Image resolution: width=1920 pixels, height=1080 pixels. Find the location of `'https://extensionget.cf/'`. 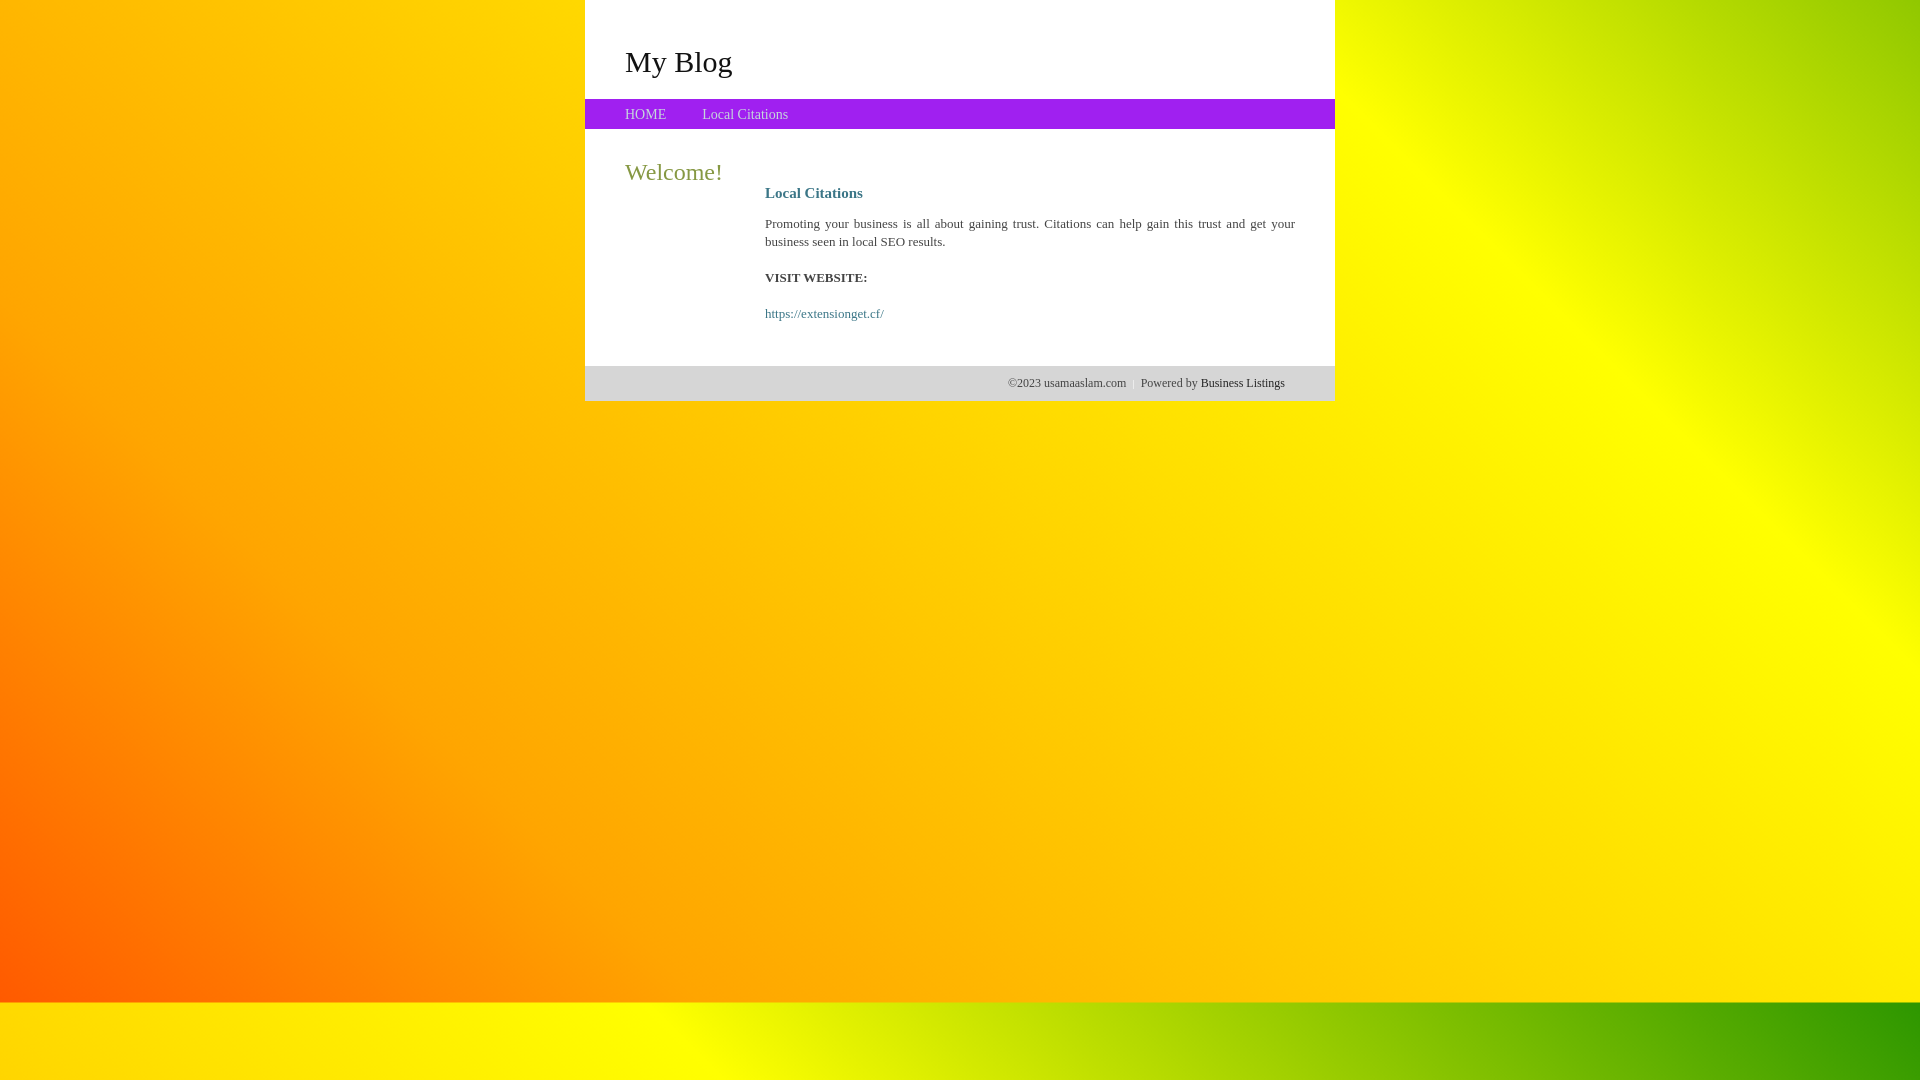

'https://extensionget.cf/' is located at coordinates (824, 313).